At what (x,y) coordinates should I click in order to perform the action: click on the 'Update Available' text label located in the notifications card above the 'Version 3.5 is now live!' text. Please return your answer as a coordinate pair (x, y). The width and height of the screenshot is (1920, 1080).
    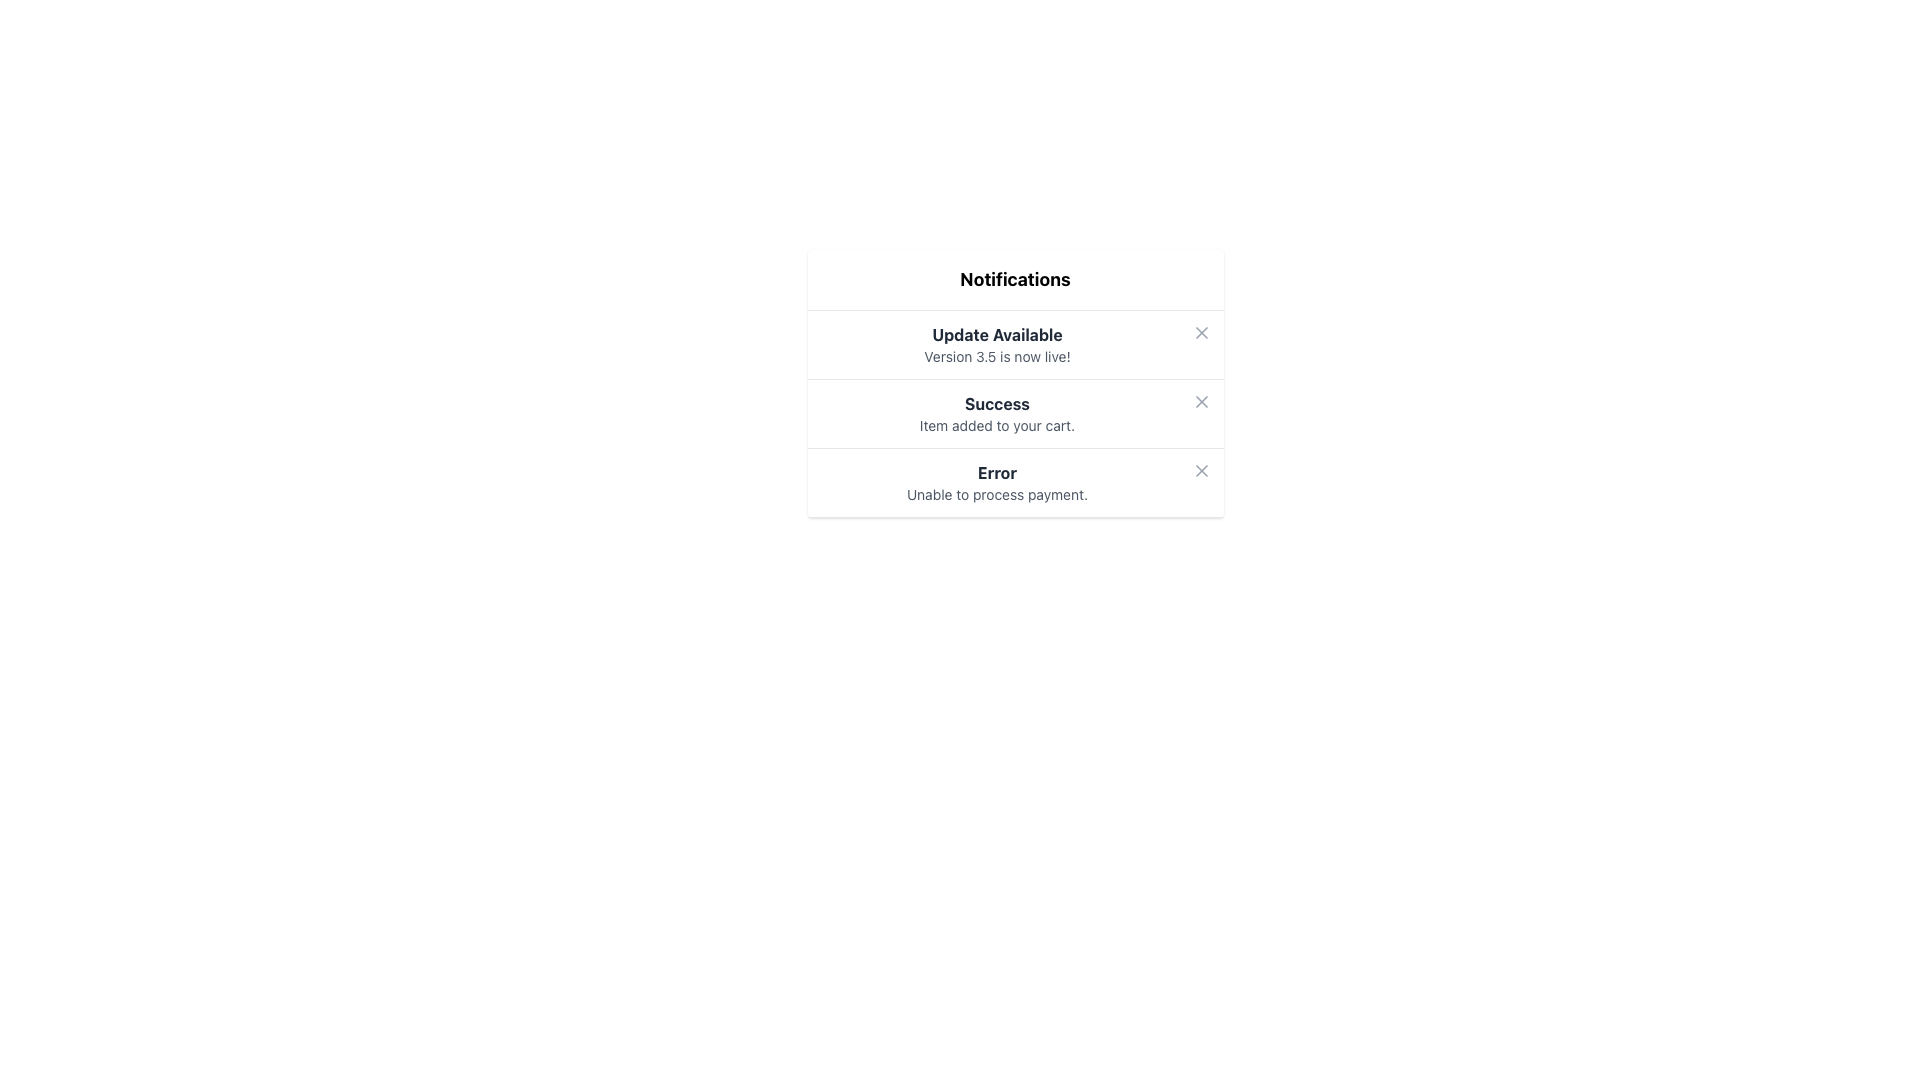
    Looking at the image, I should click on (997, 334).